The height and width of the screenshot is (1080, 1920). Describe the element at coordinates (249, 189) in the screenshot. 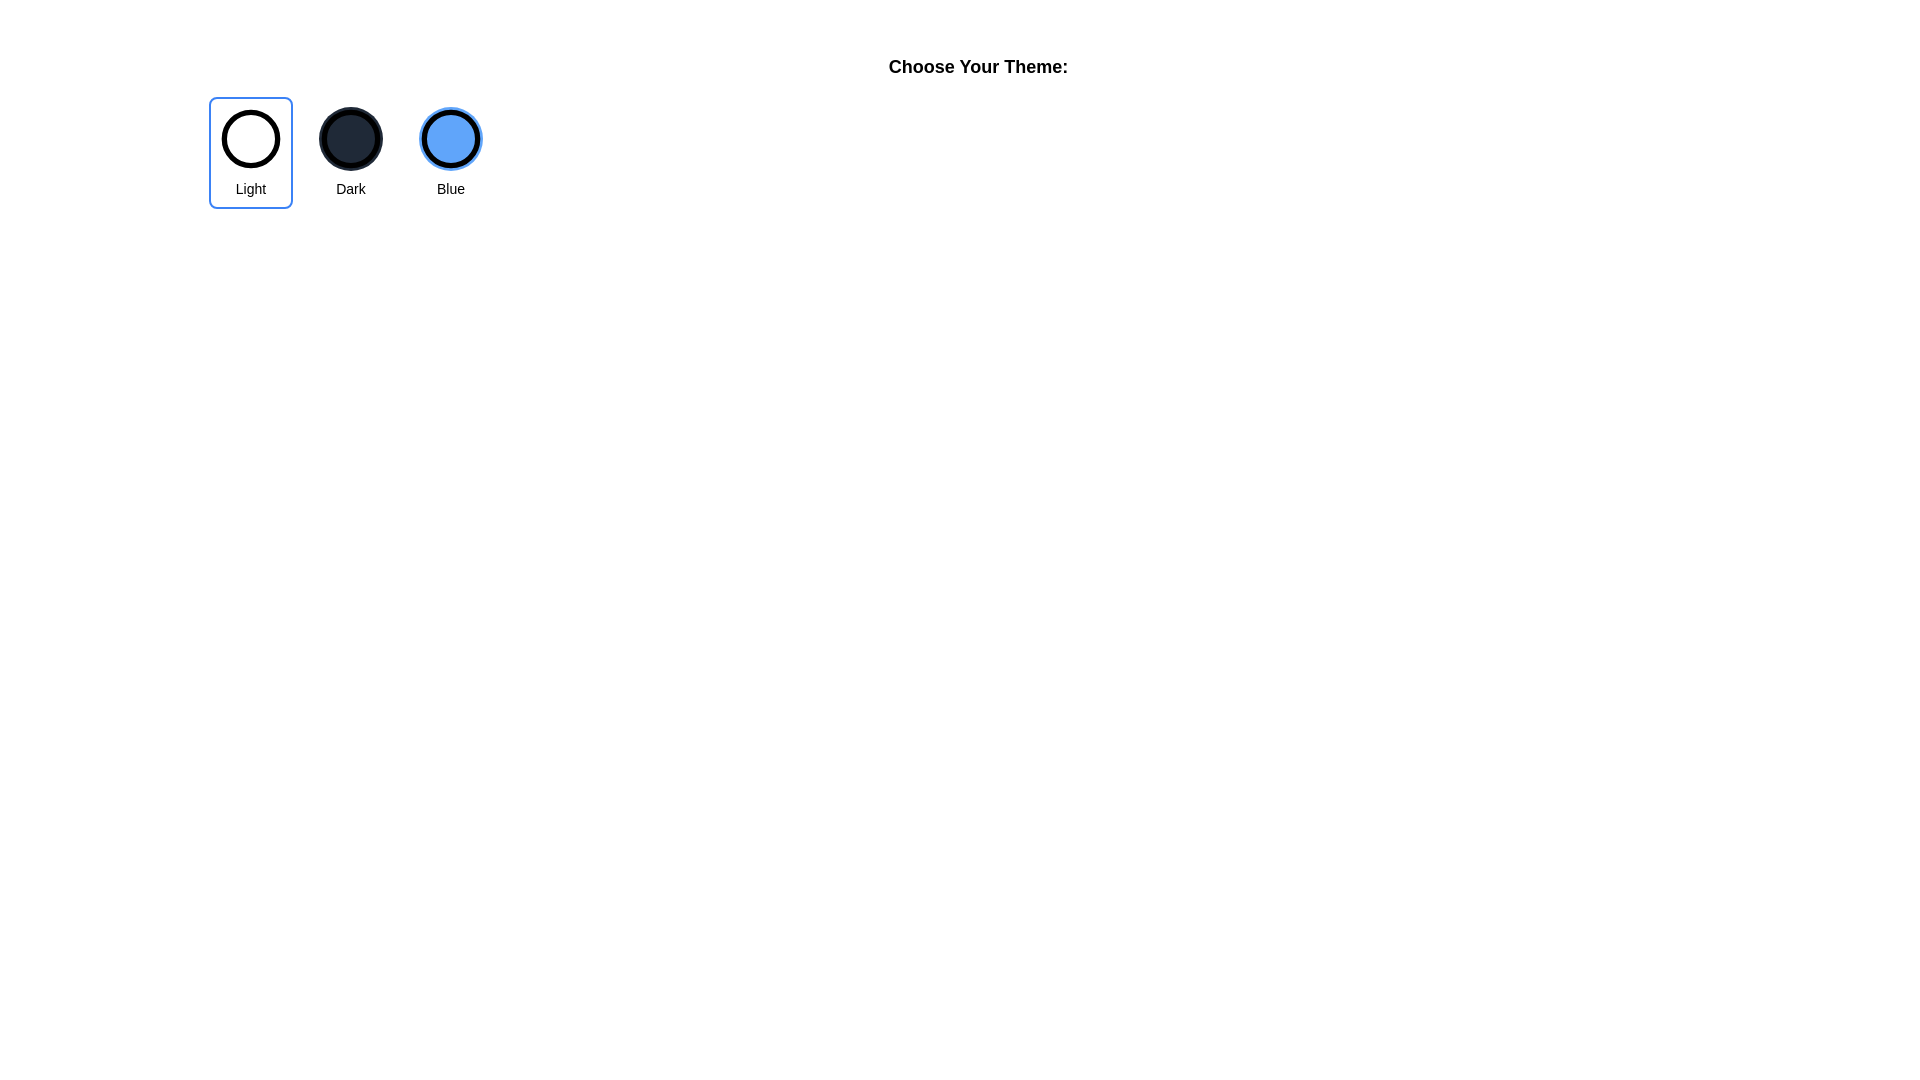

I see `the text label that indicates the theme selection within a rounded, bordered button, positioned to the far left of similar buttons labeled 'Dark' and 'Blue'` at that location.